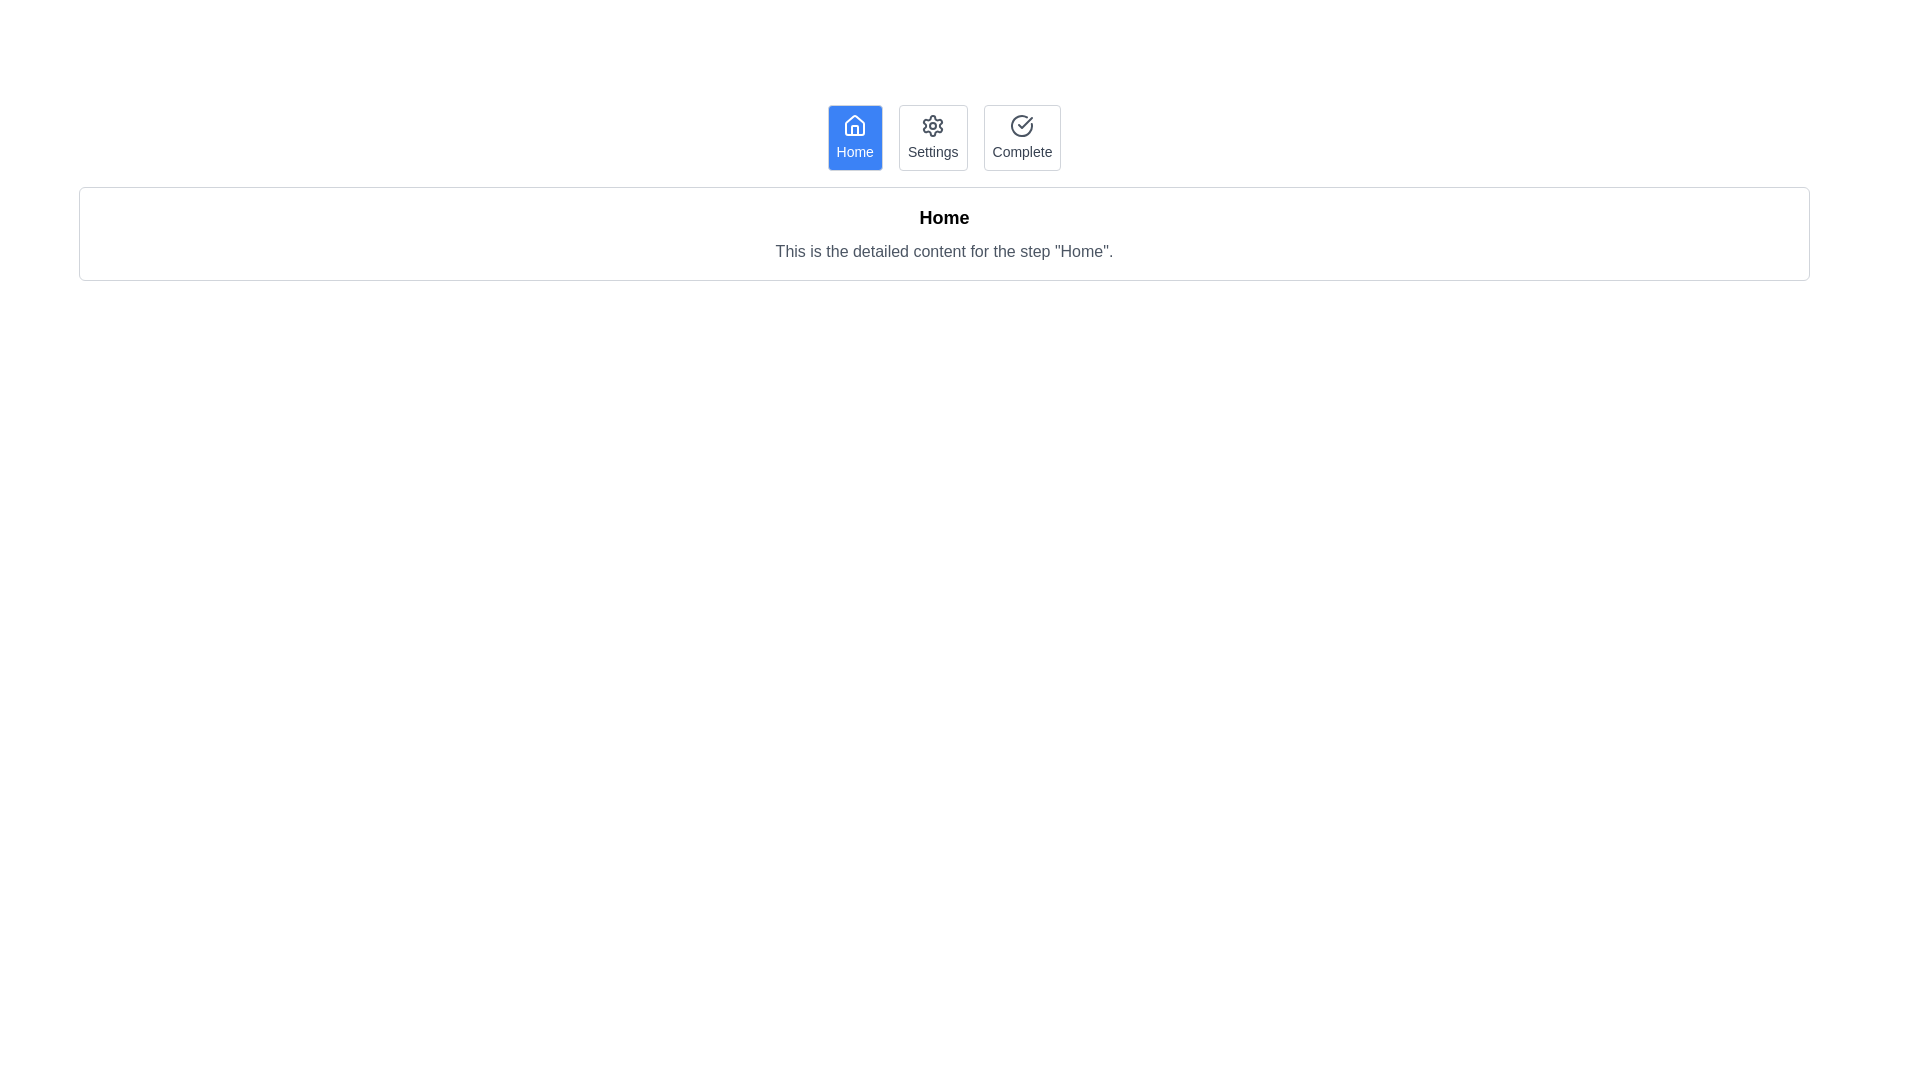 The image size is (1920, 1080). Describe the element at coordinates (855, 137) in the screenshot. I see `the 'Home' interactive button` at that location.